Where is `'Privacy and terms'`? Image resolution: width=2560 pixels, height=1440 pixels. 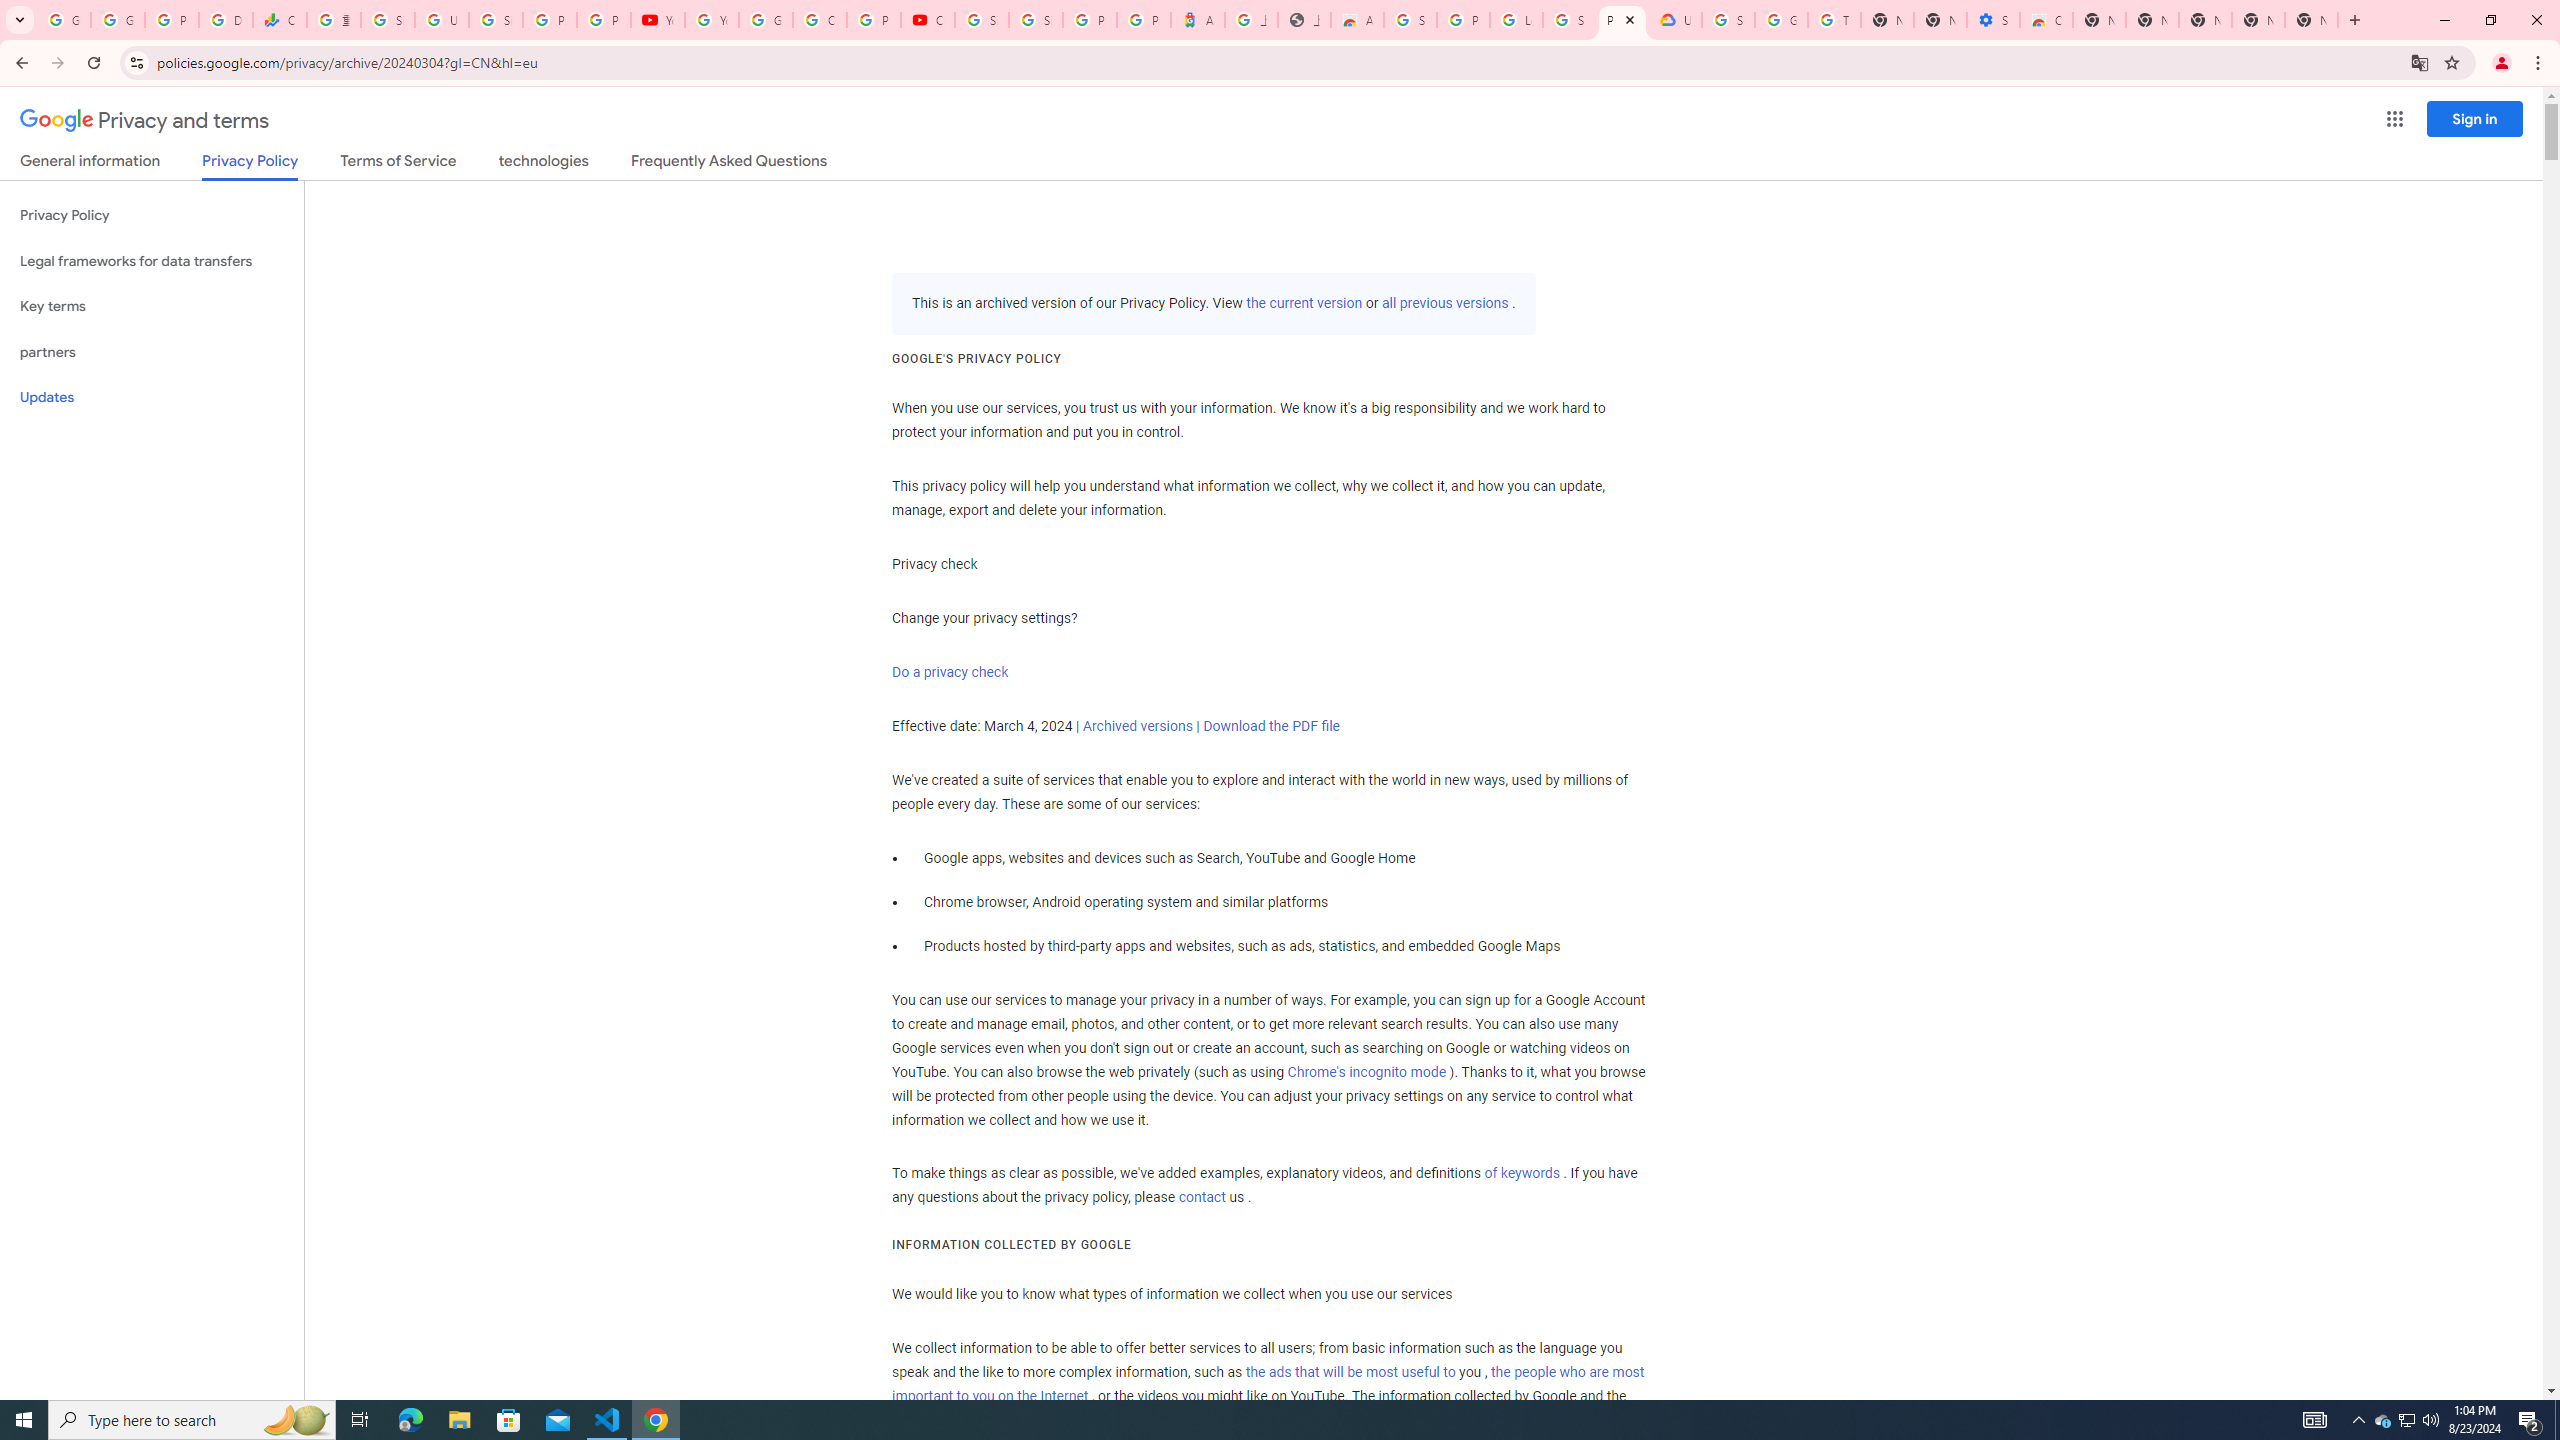
'Privacy and terms' is located at coordinates (143, 119).